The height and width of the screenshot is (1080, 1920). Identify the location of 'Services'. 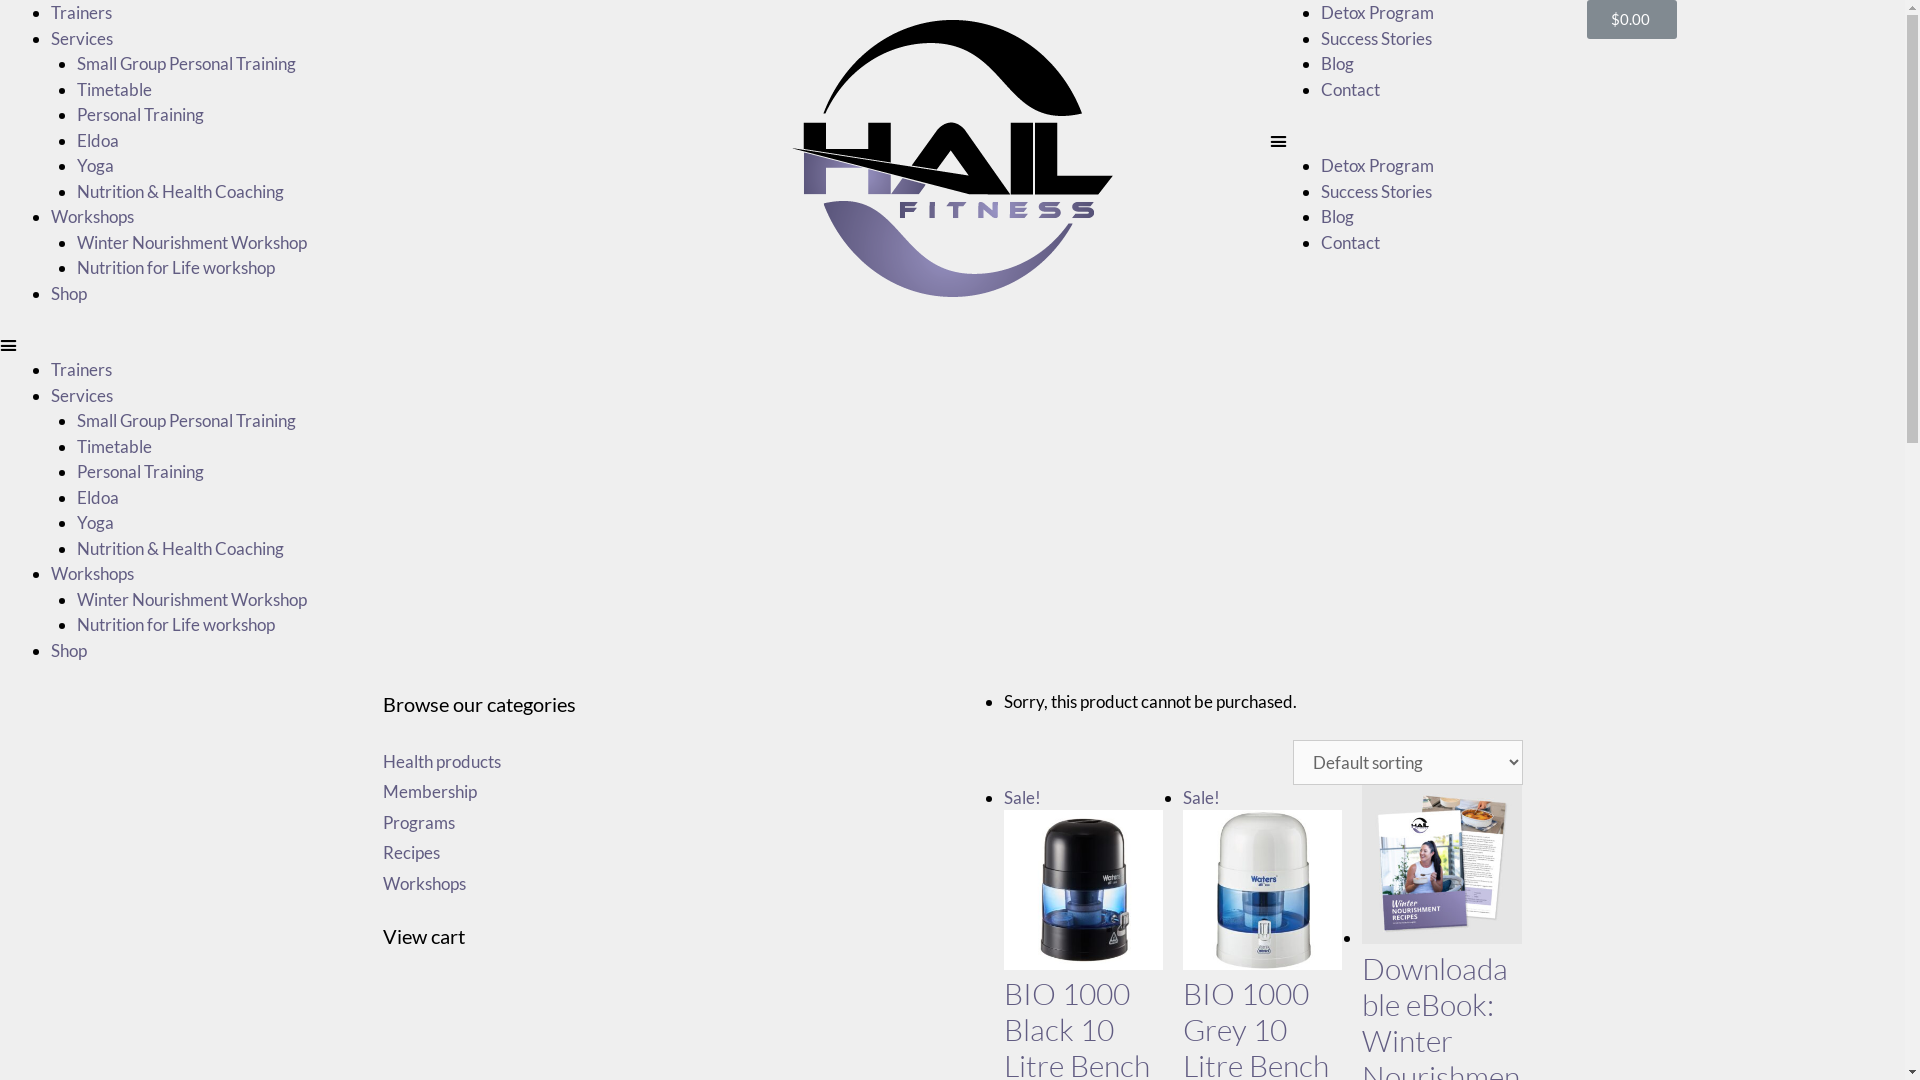
(80, 38).